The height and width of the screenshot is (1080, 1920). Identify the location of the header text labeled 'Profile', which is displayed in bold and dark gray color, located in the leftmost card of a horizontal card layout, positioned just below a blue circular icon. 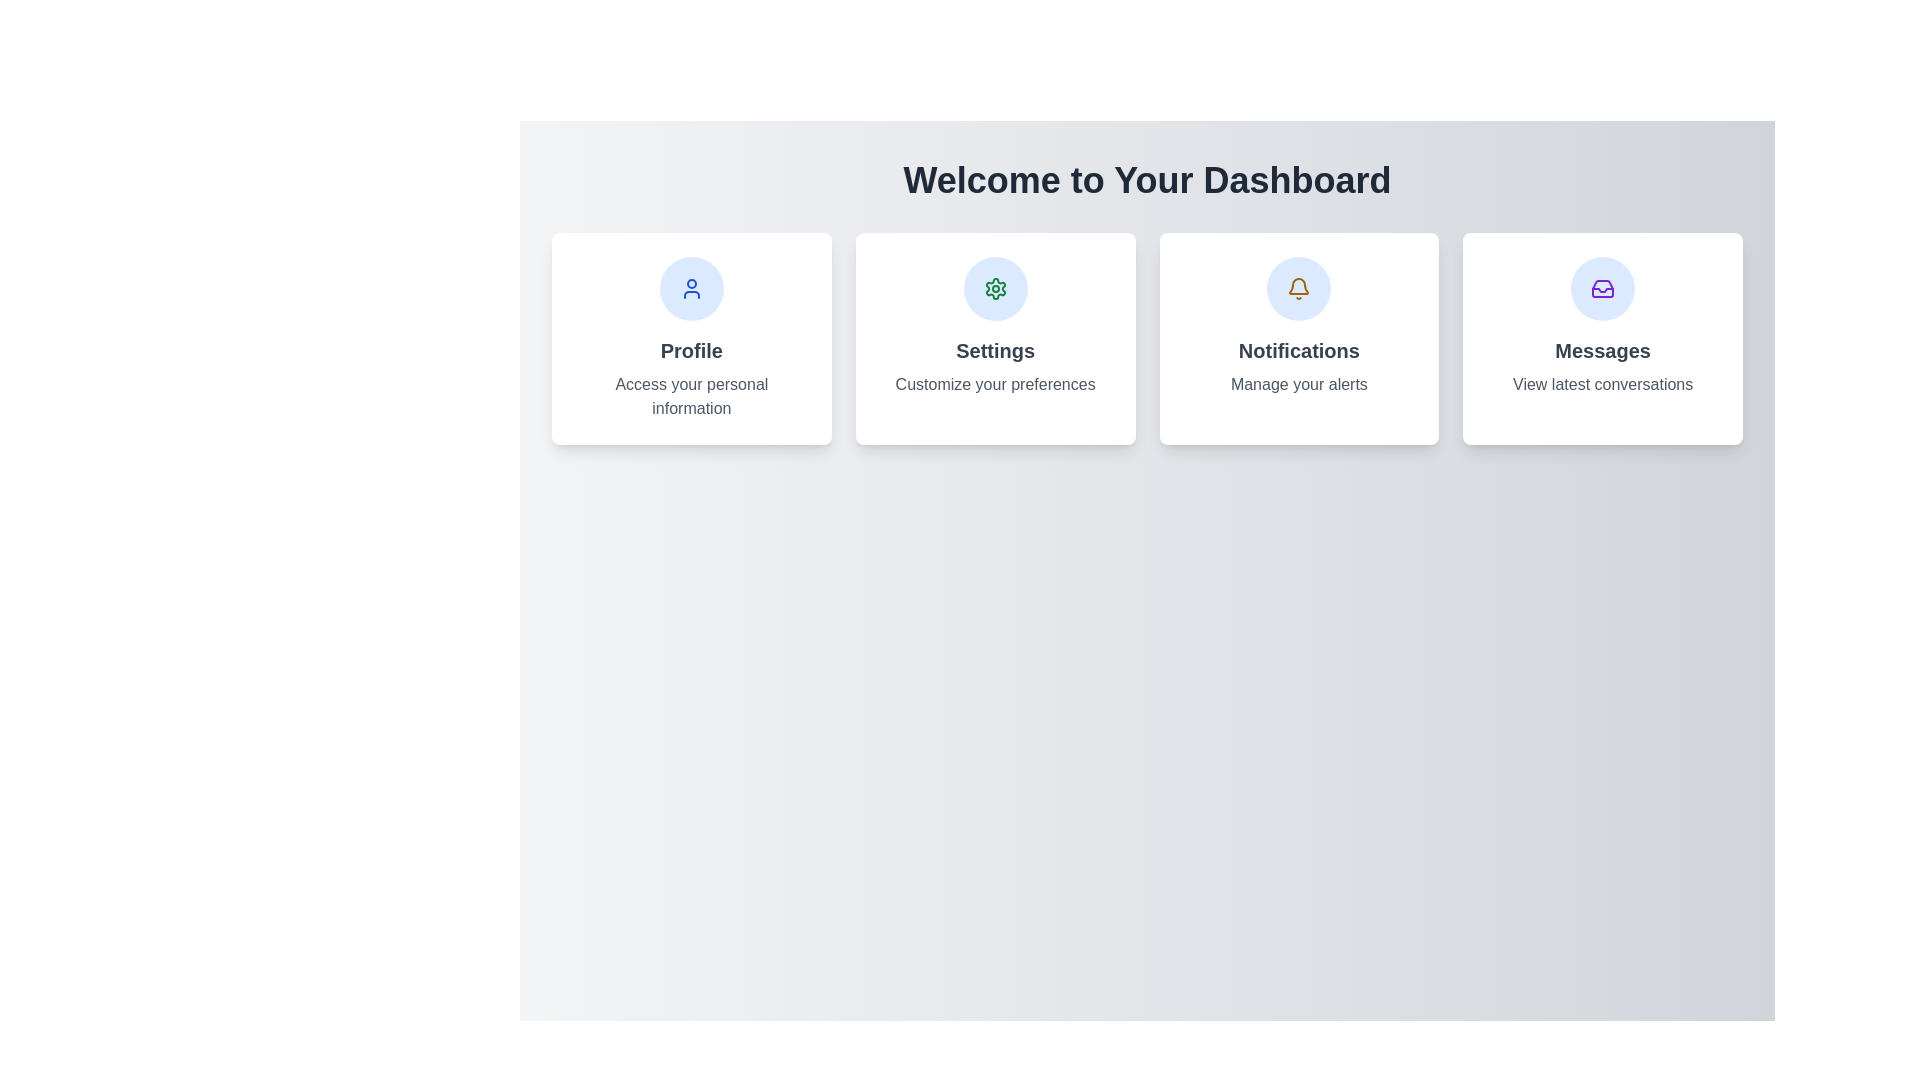
(691, 350).